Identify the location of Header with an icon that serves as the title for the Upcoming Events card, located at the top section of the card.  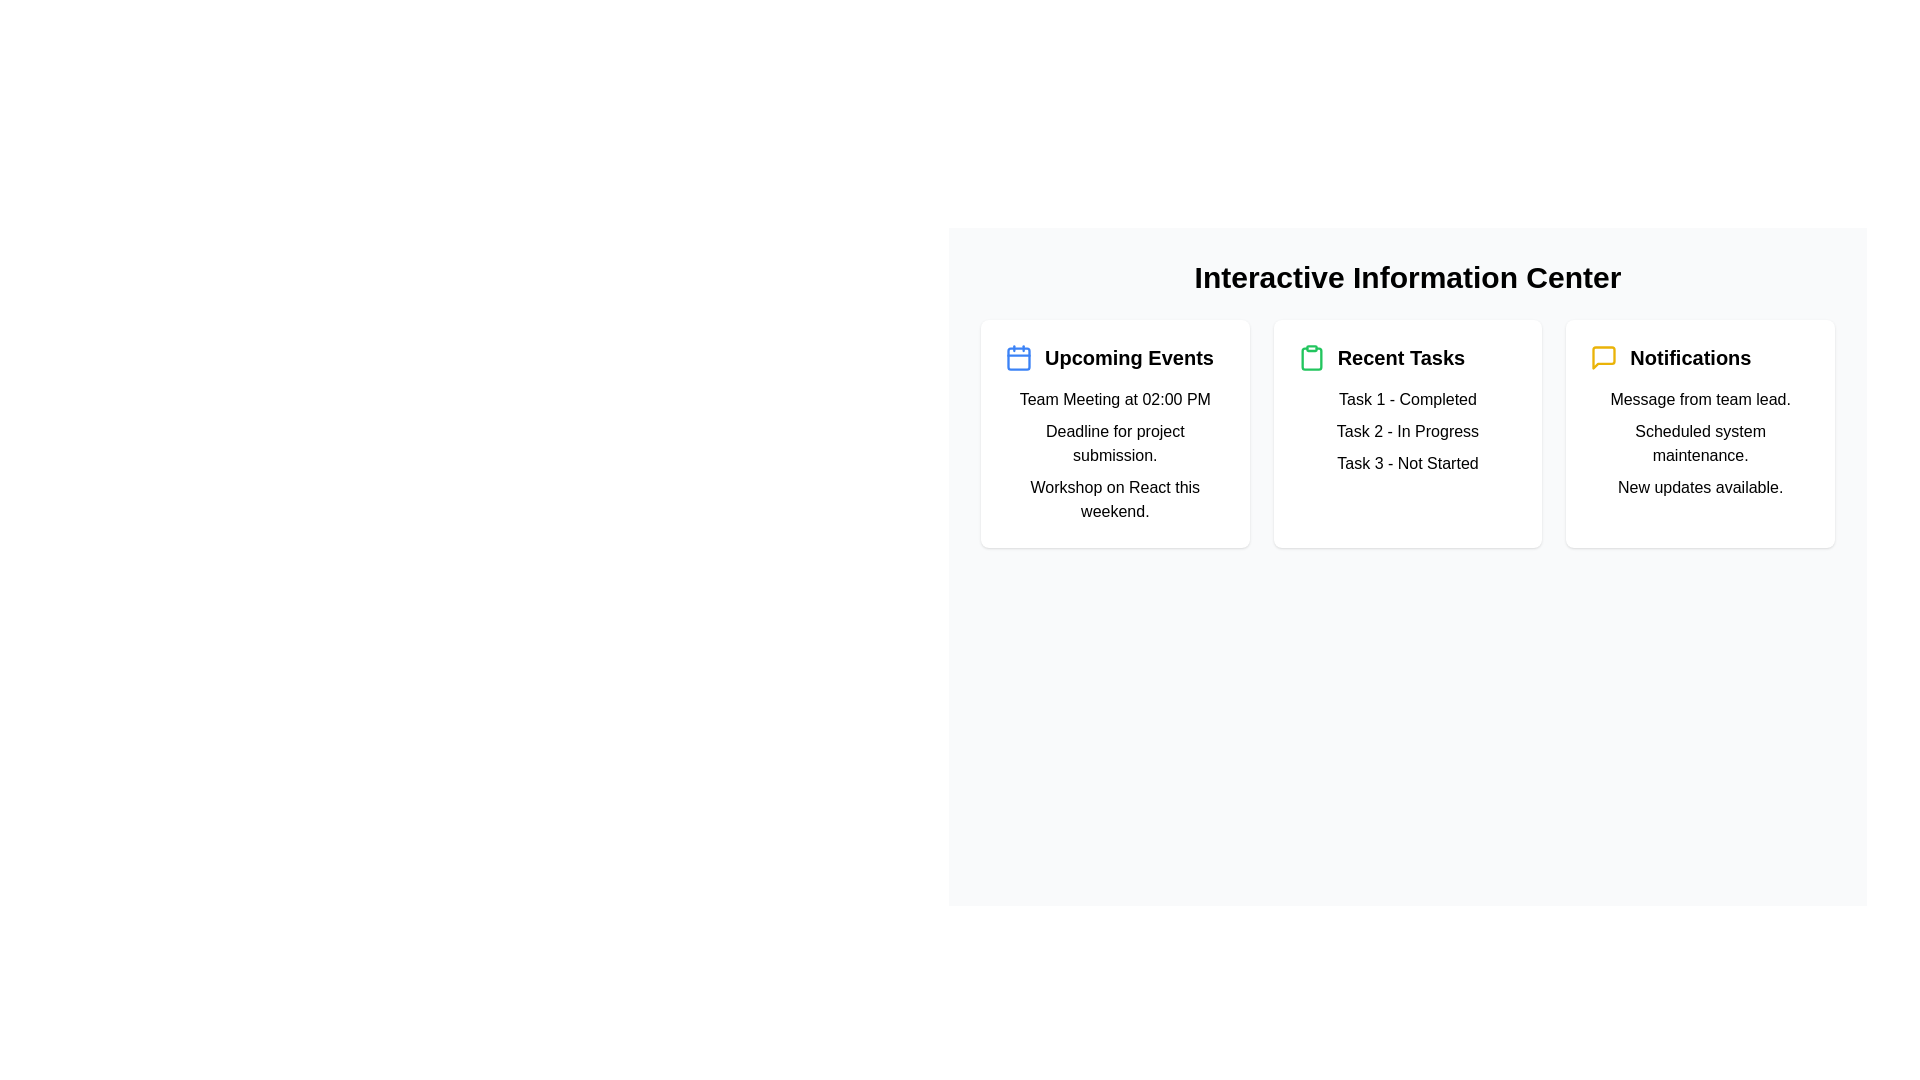
(1114, 357).